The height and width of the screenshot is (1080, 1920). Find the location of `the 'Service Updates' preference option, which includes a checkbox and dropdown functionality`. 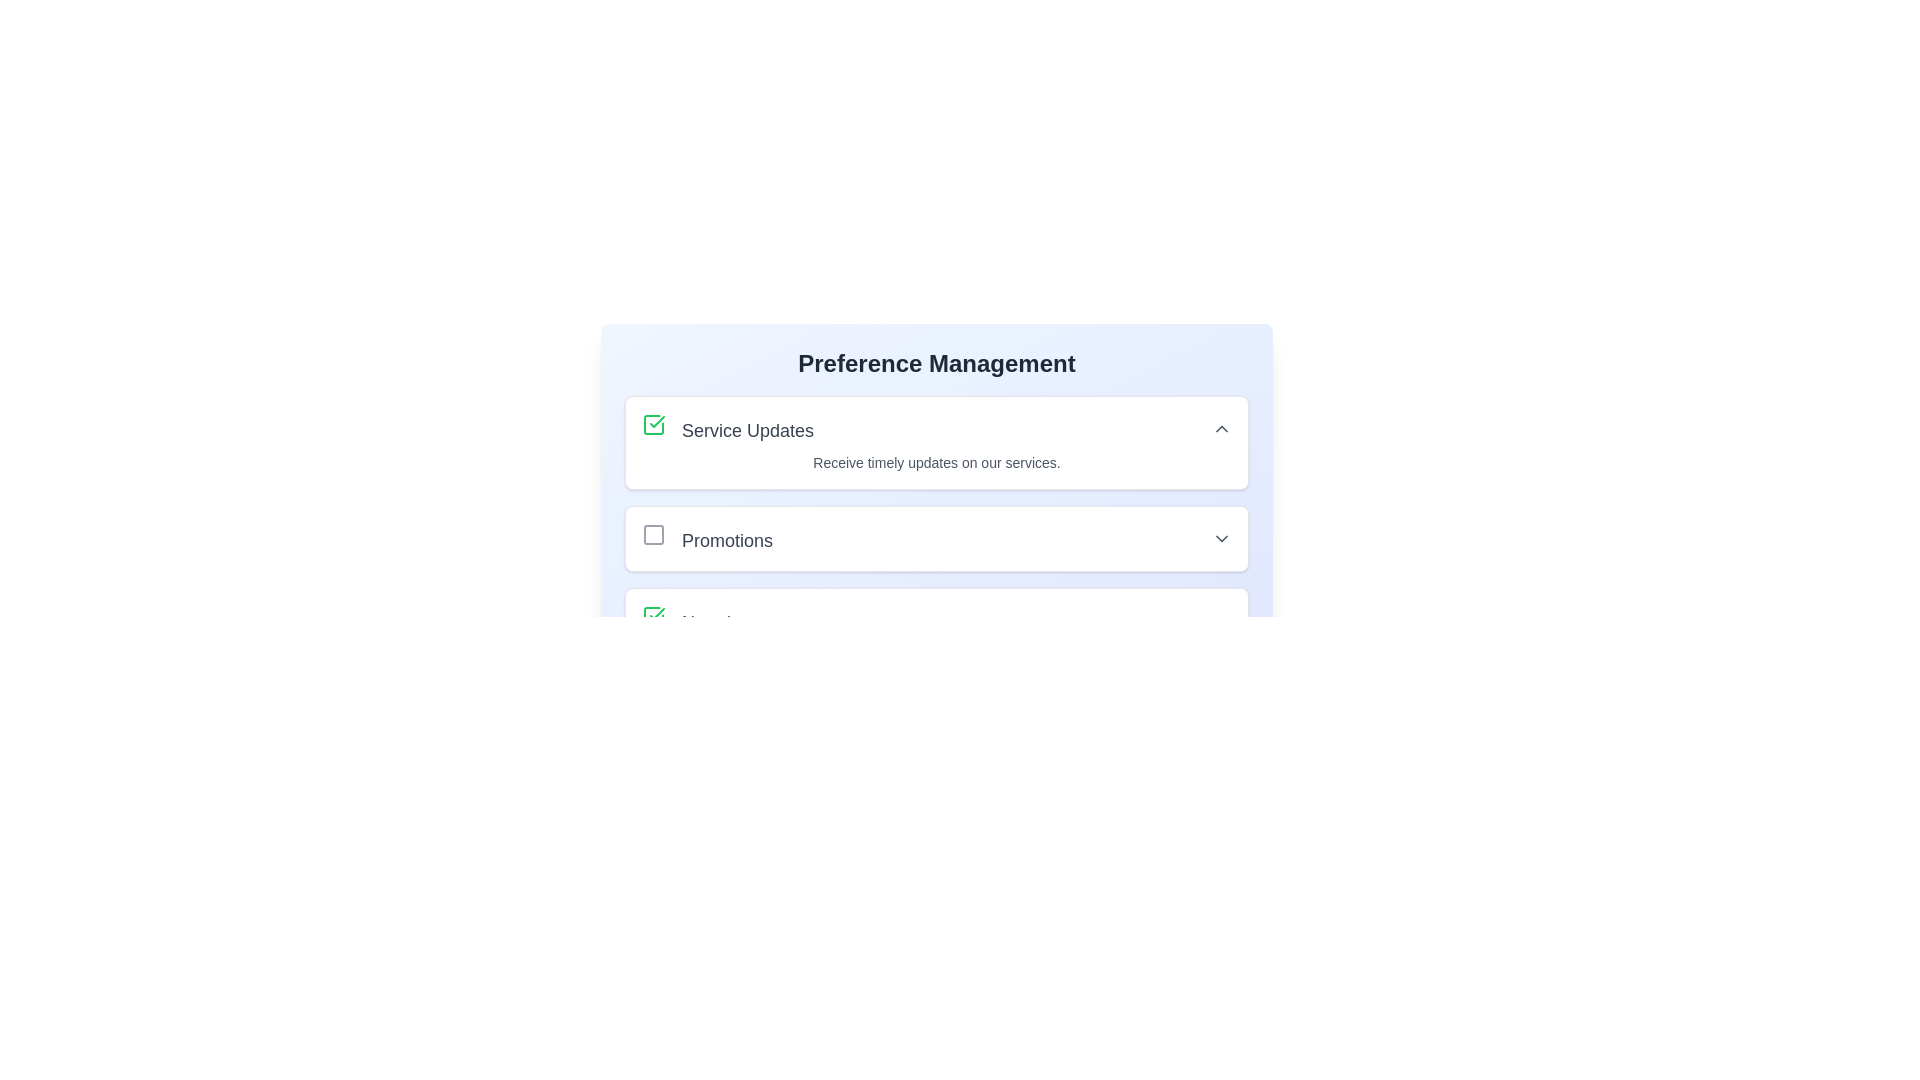

the 'Service Updates' preference option, which includes a checkbox and dropdown functionality is located at coordinates (935, 427).